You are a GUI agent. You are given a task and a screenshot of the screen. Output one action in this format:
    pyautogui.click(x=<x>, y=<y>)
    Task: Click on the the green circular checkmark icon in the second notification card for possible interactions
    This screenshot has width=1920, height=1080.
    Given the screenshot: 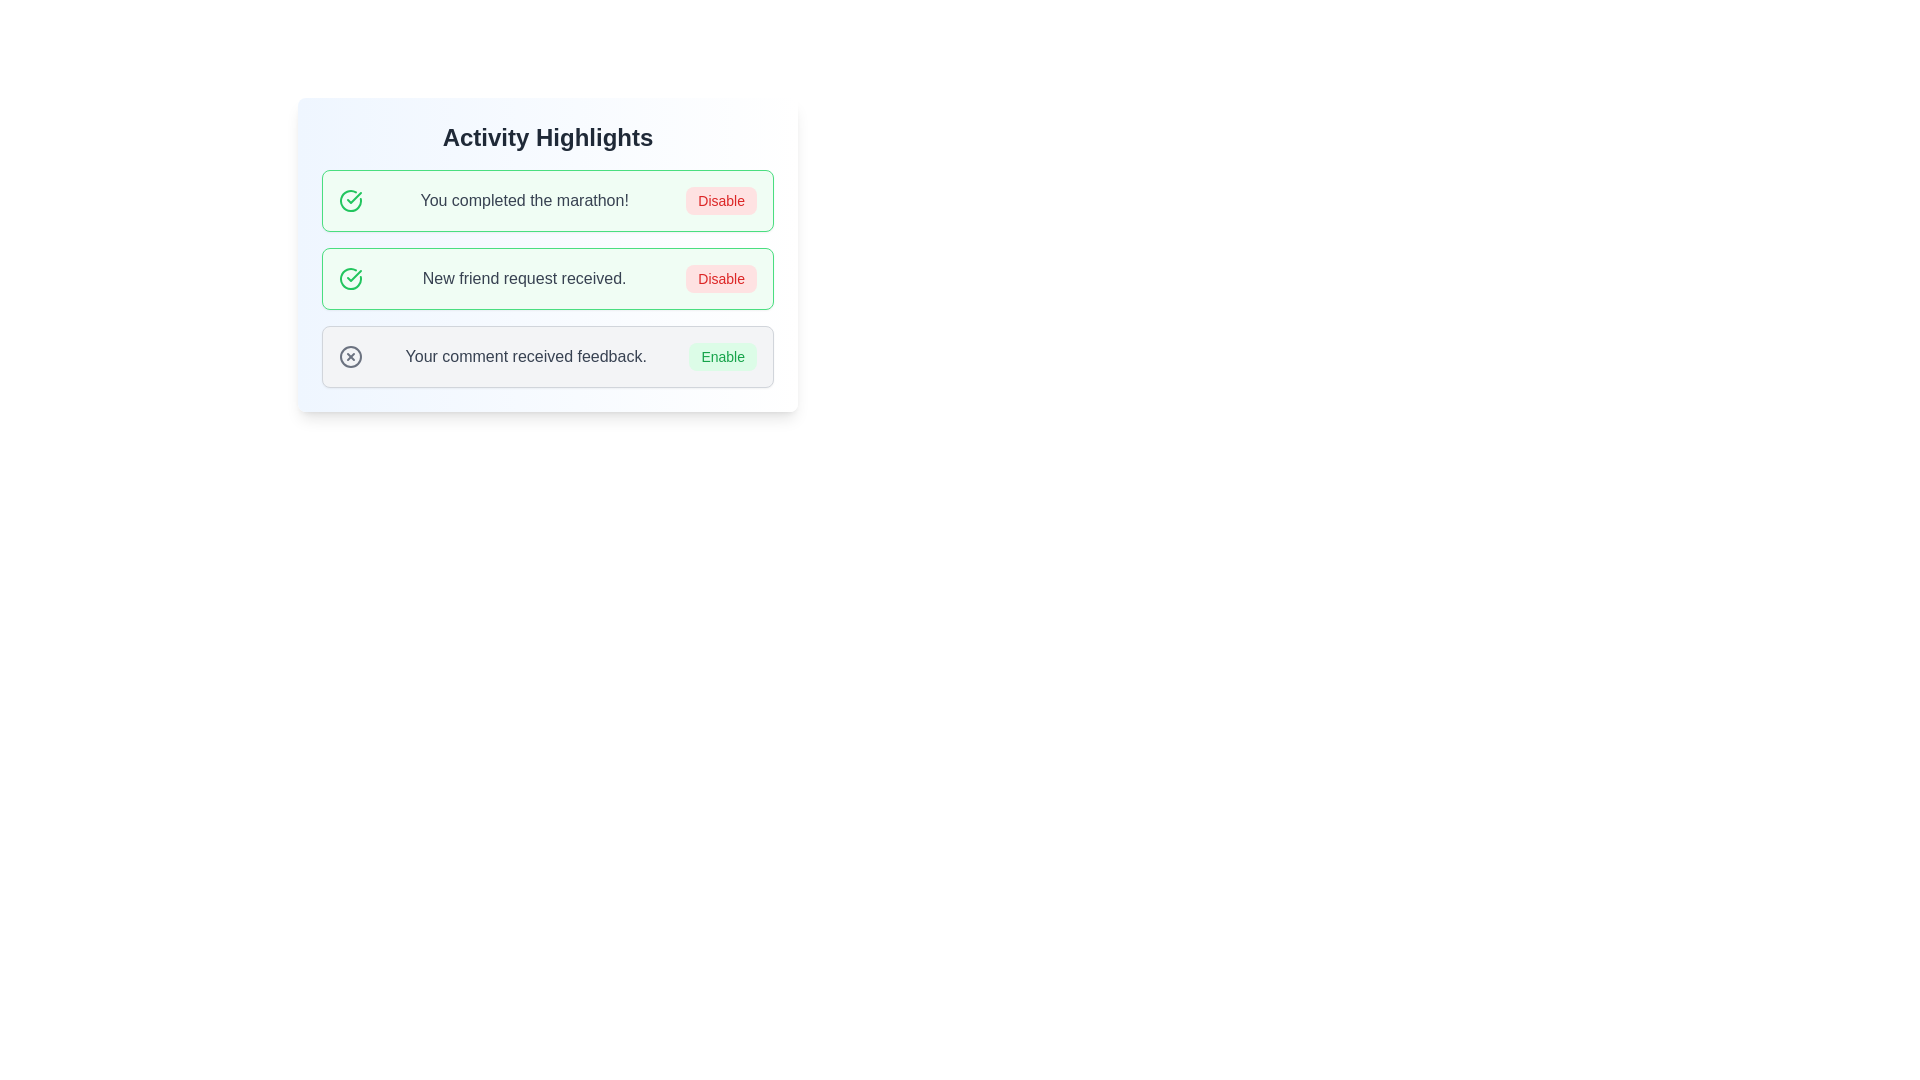 What is the action you would take?
    pyautogui.click(x=350, y=278)
    